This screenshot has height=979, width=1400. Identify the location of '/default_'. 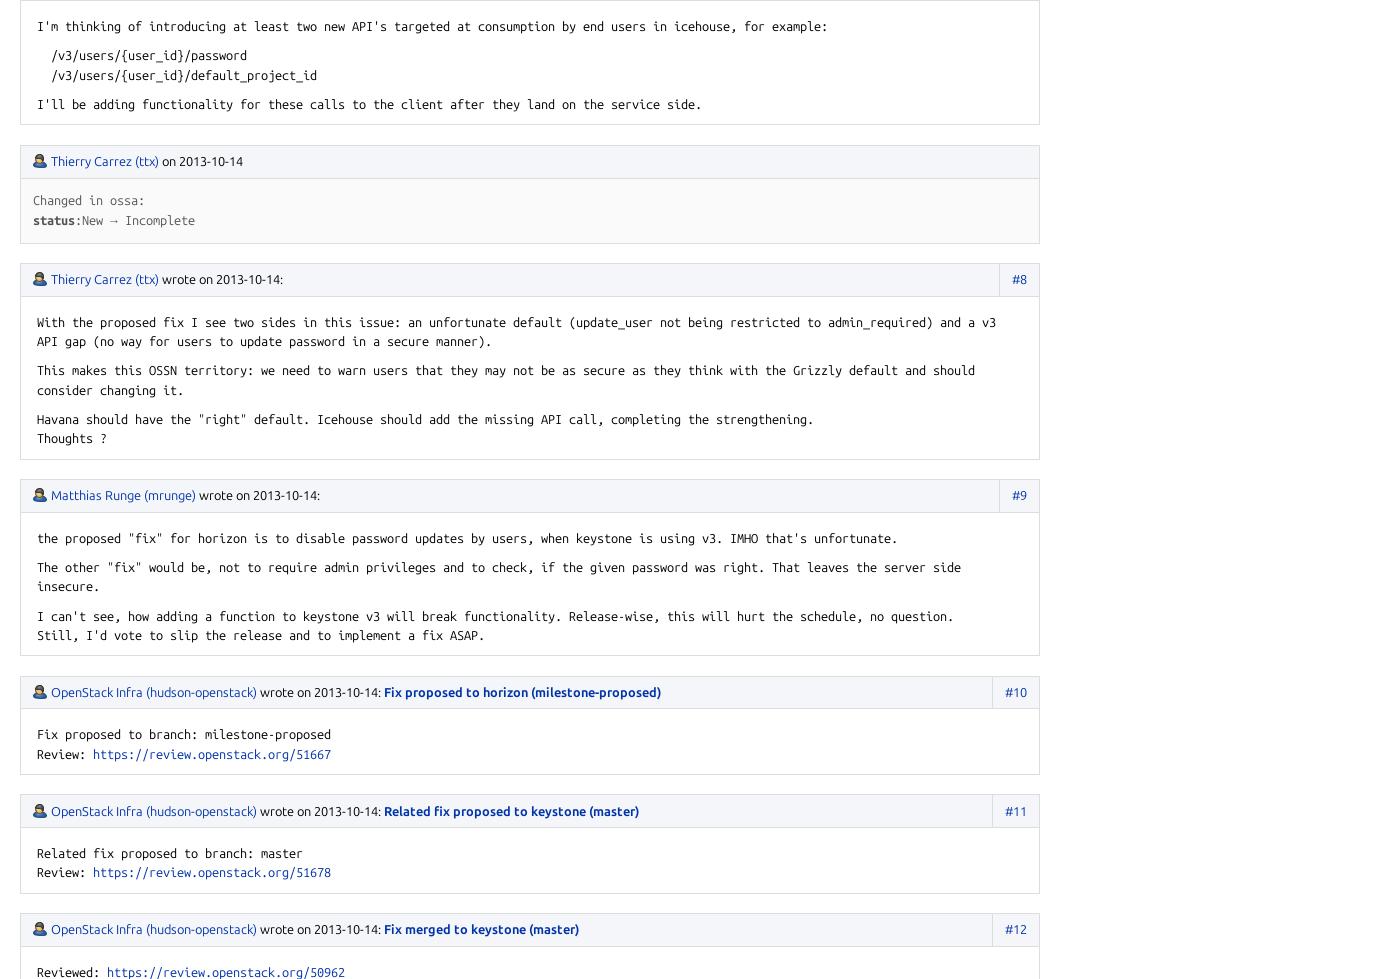
(183, 74).